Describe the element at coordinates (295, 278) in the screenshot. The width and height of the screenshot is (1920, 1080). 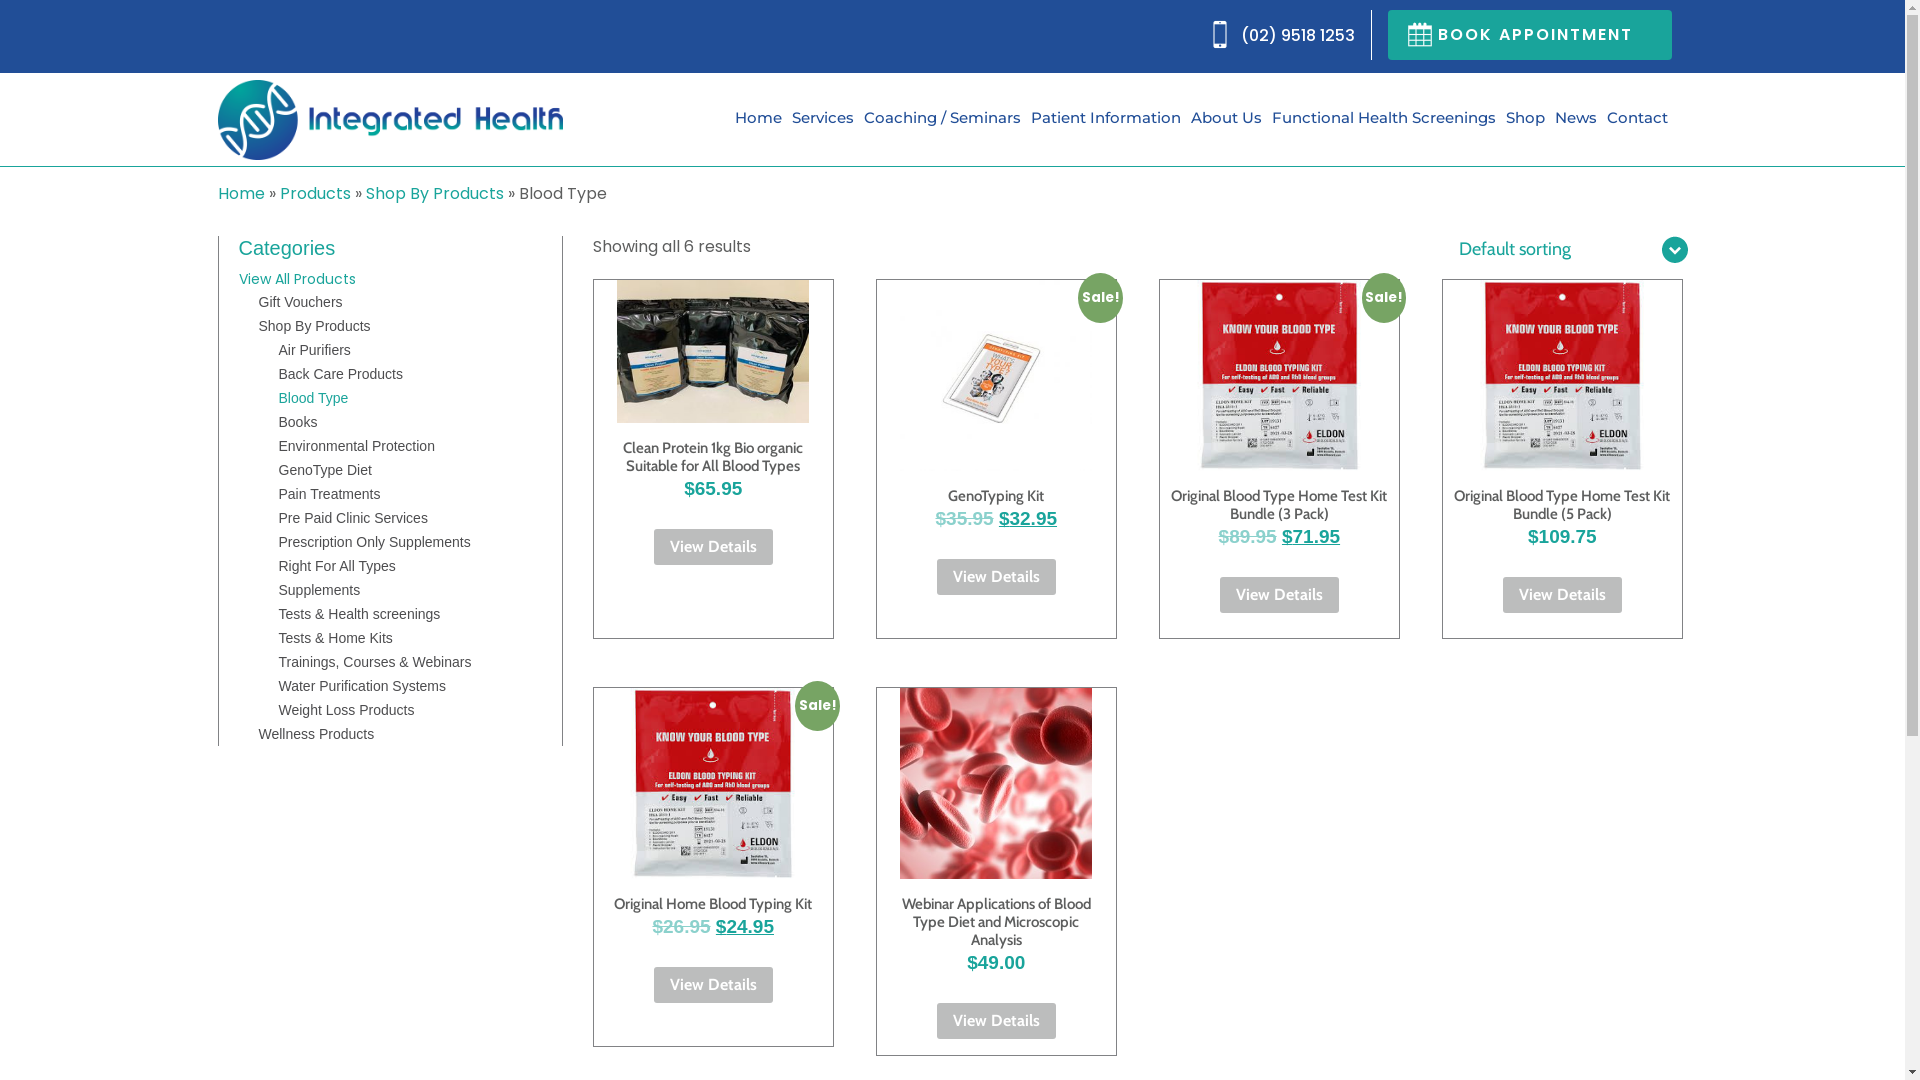
I see `'View All Products'` at that location.